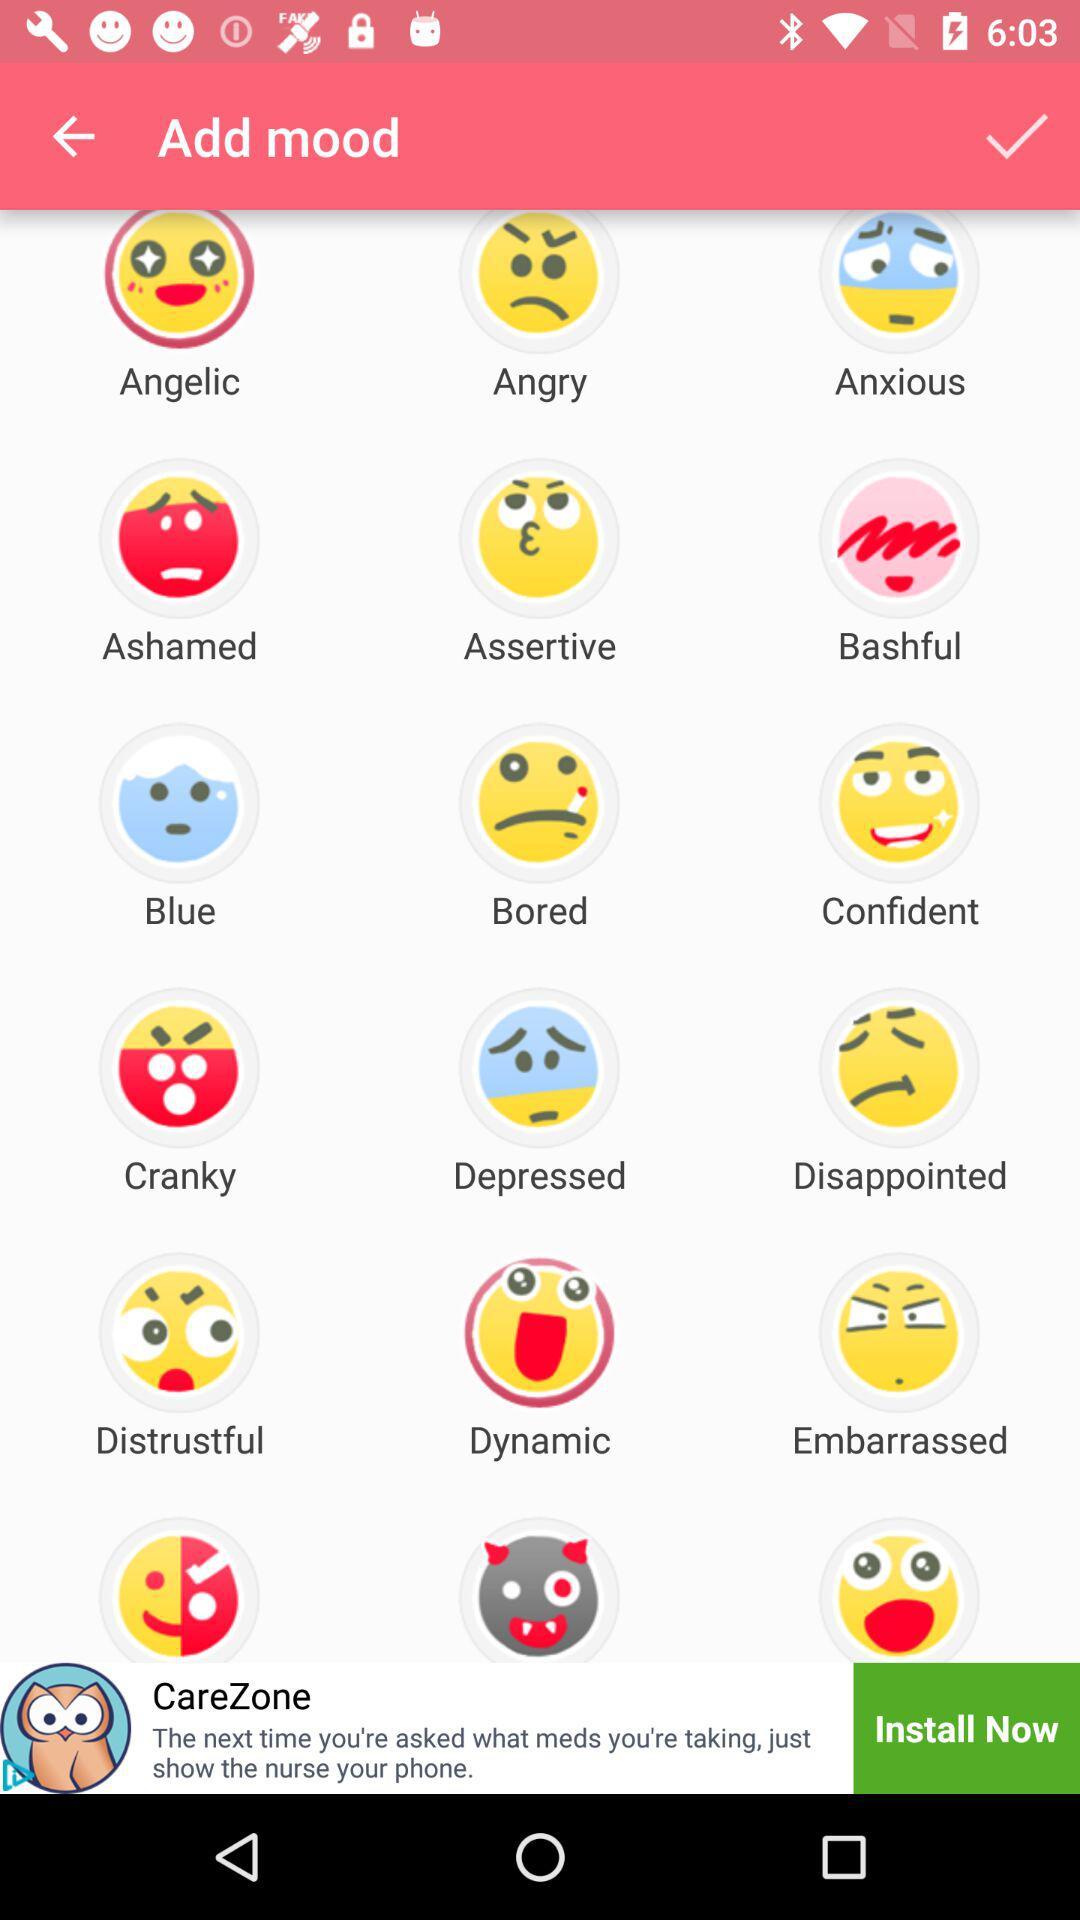 The height and width of the screenshot is (1920, 1080). Describe the element at coordinates (64, 1727) in the screenshot. I see `share the article` at that location.